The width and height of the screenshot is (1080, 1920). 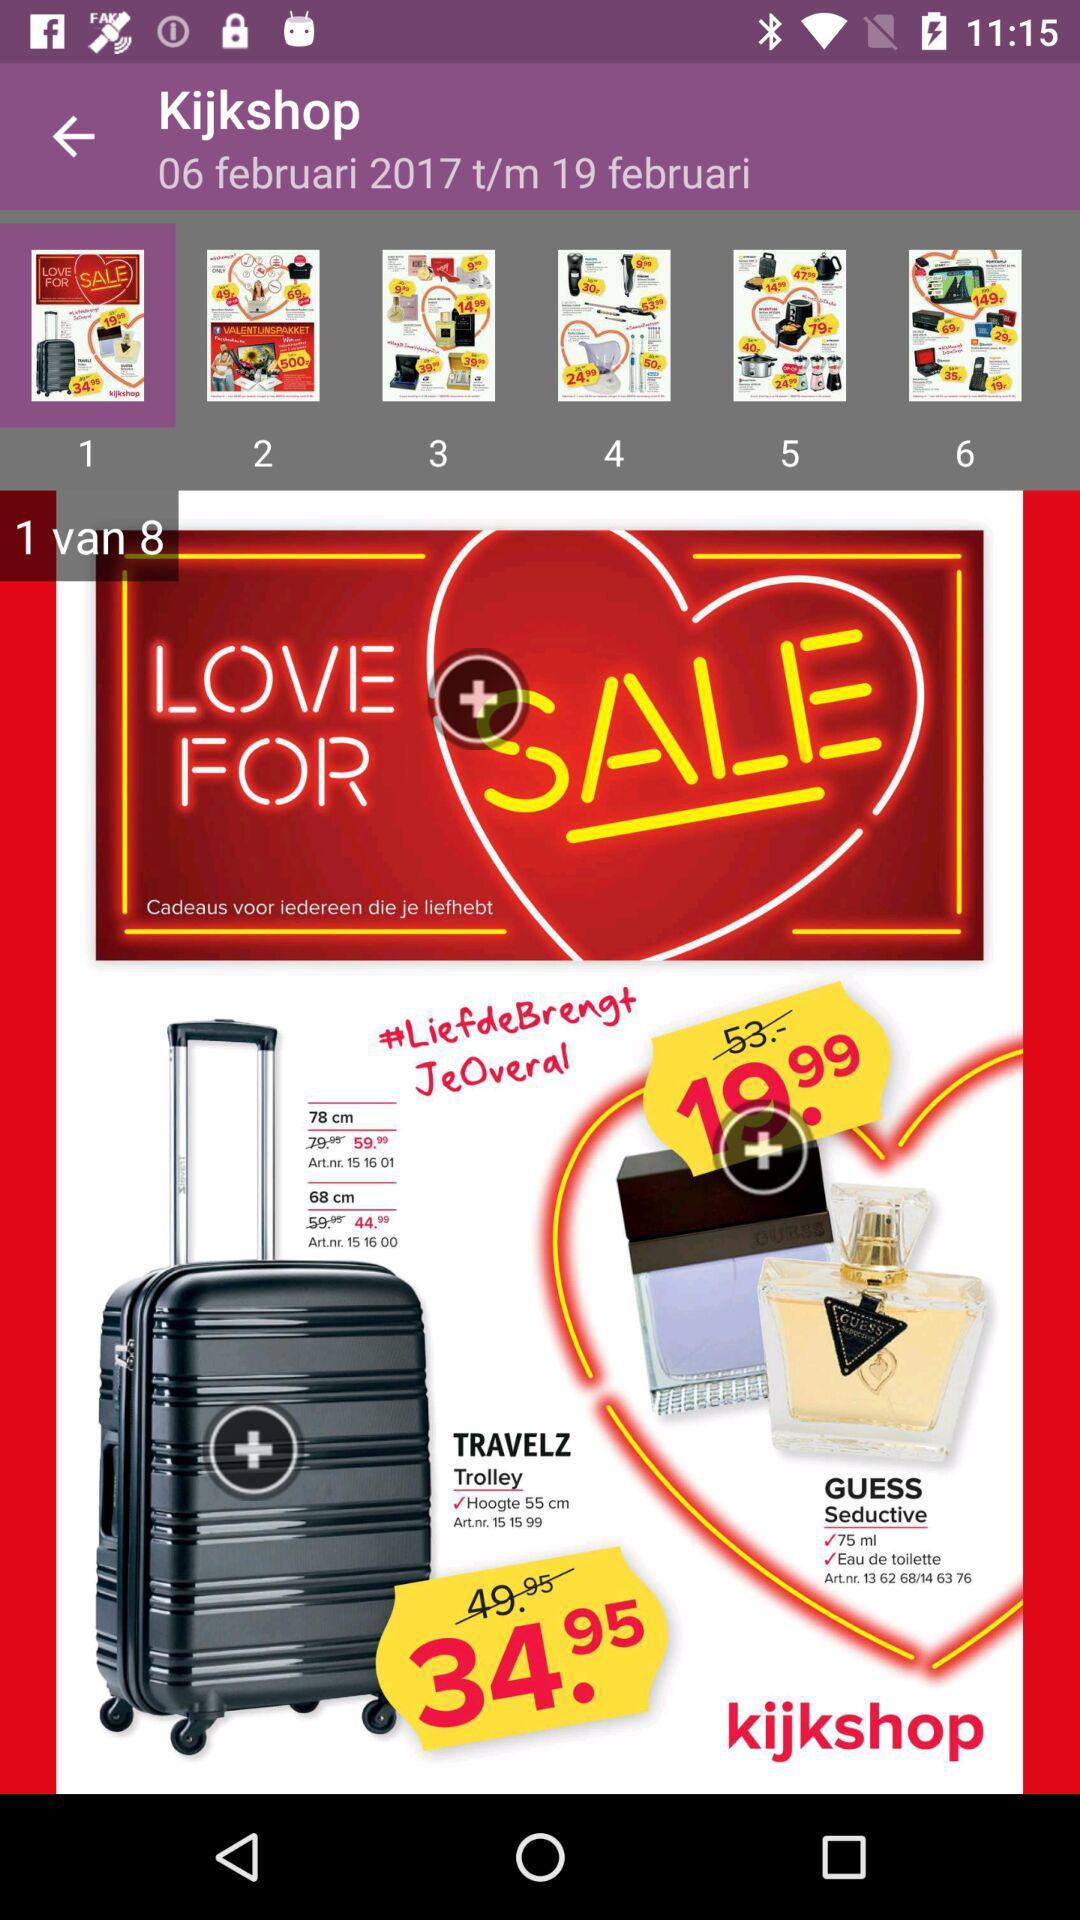 What do you see at coordinates (86, 325) in the screenshot?
I see `expand photo number one` at bounding box center [86, 325].